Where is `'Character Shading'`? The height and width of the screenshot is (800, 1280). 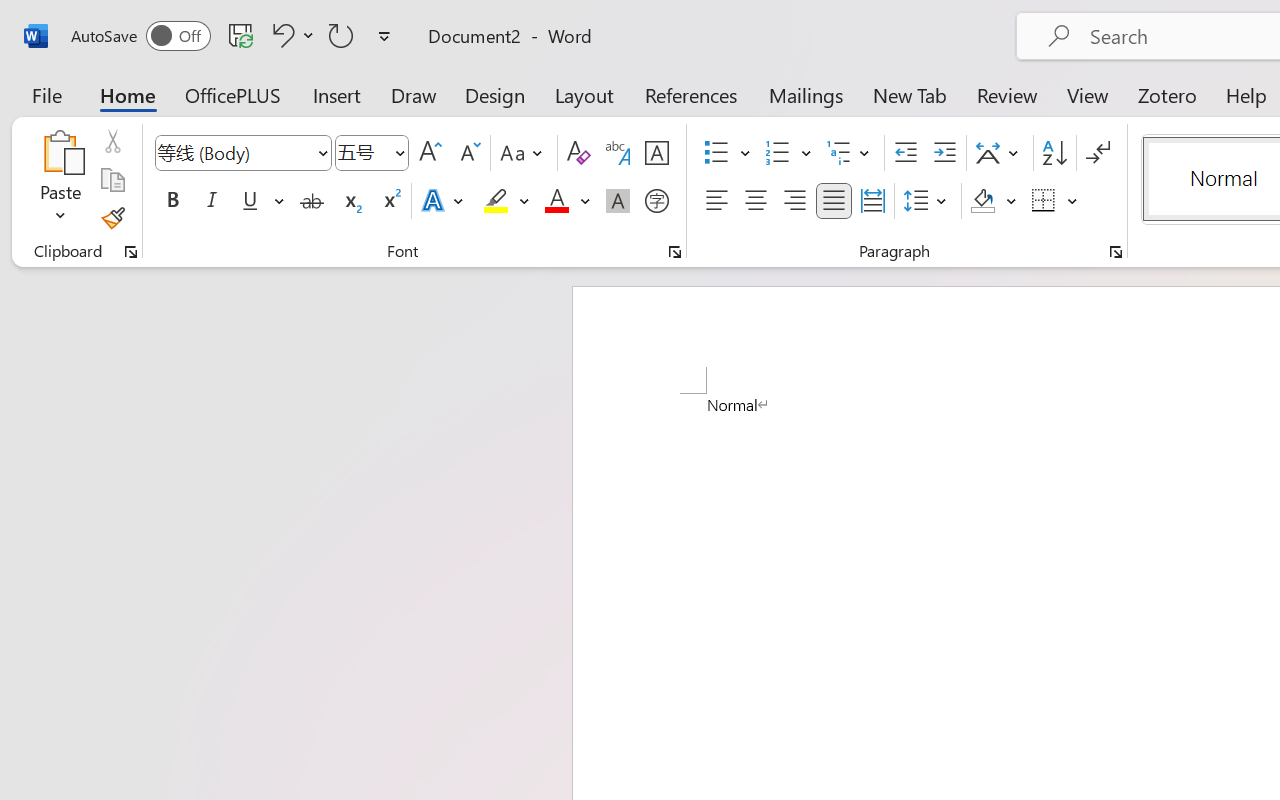
'Character Shading' is located at coordinates (617, 201).